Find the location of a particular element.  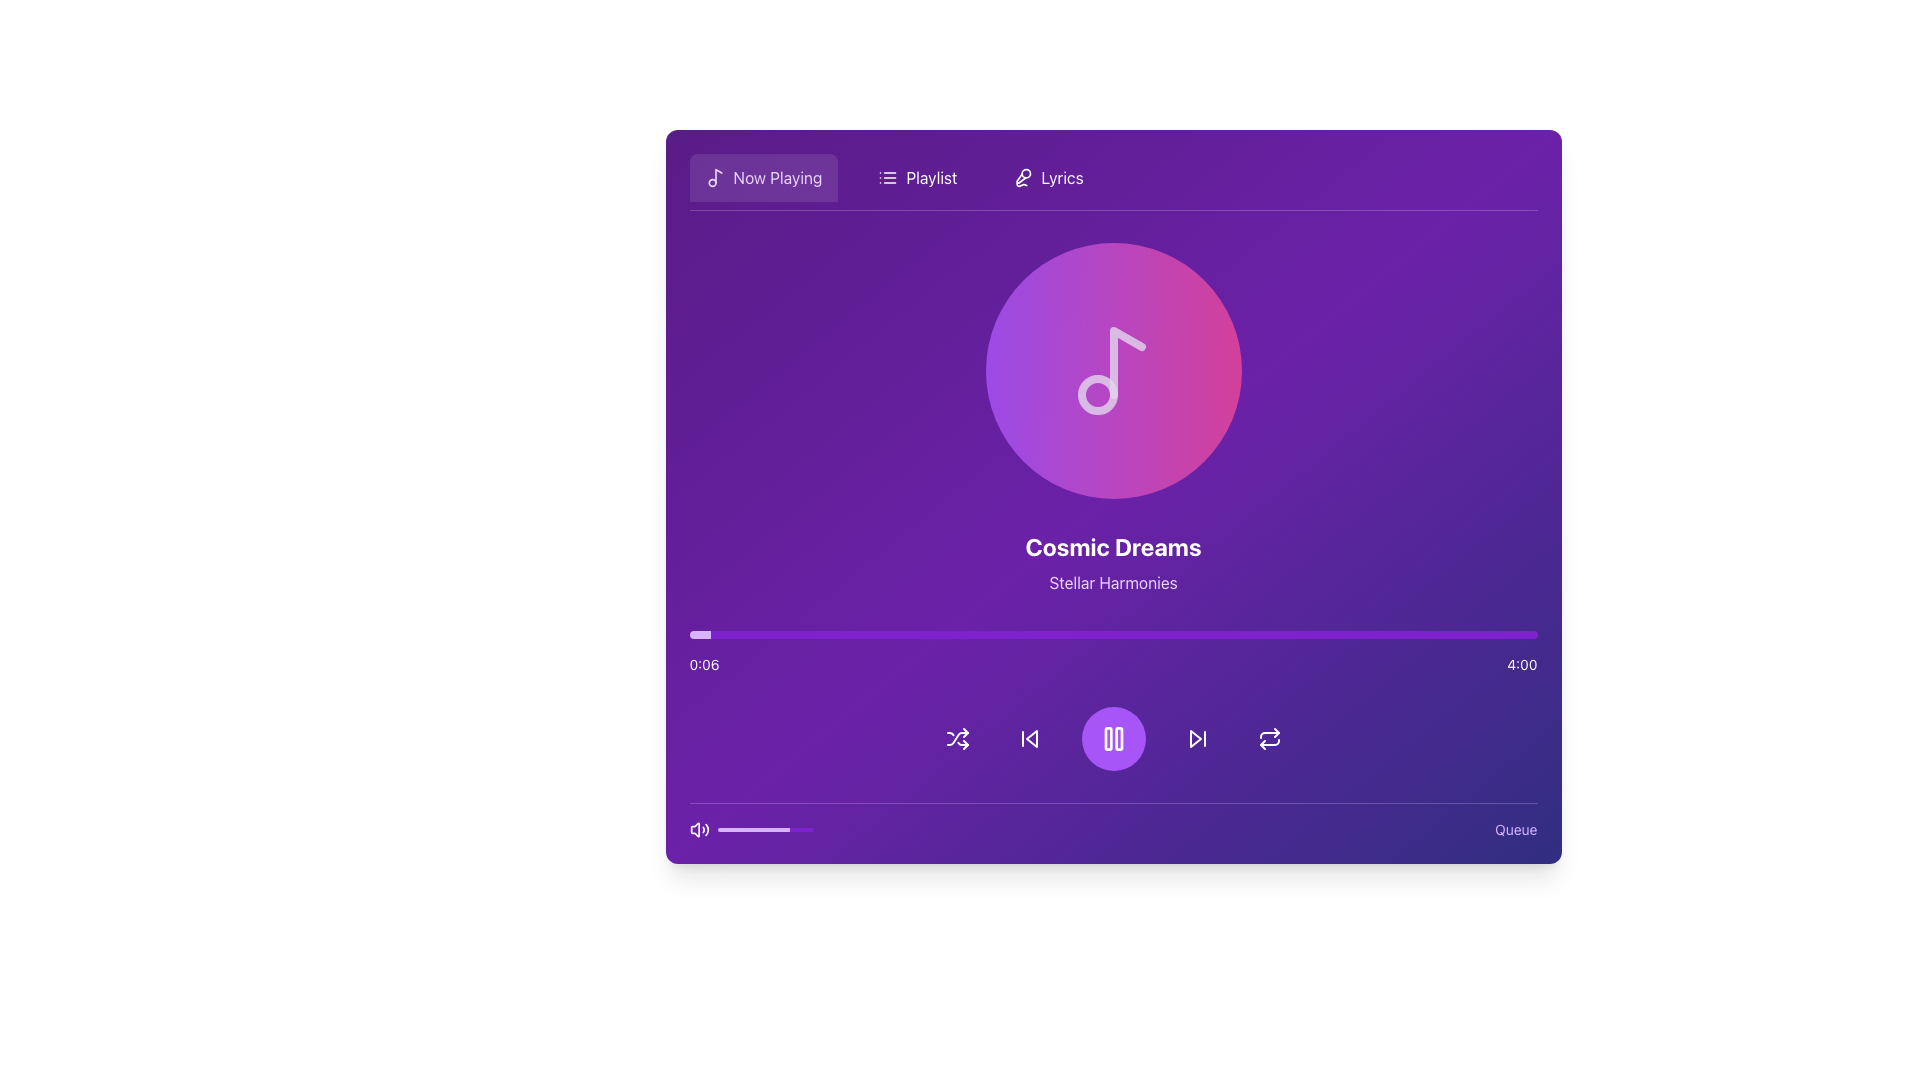

the text display that shows the title or name of the current song, located near the top center of the application interface, directly below the music note icon is located at coordinates (1112, 547).